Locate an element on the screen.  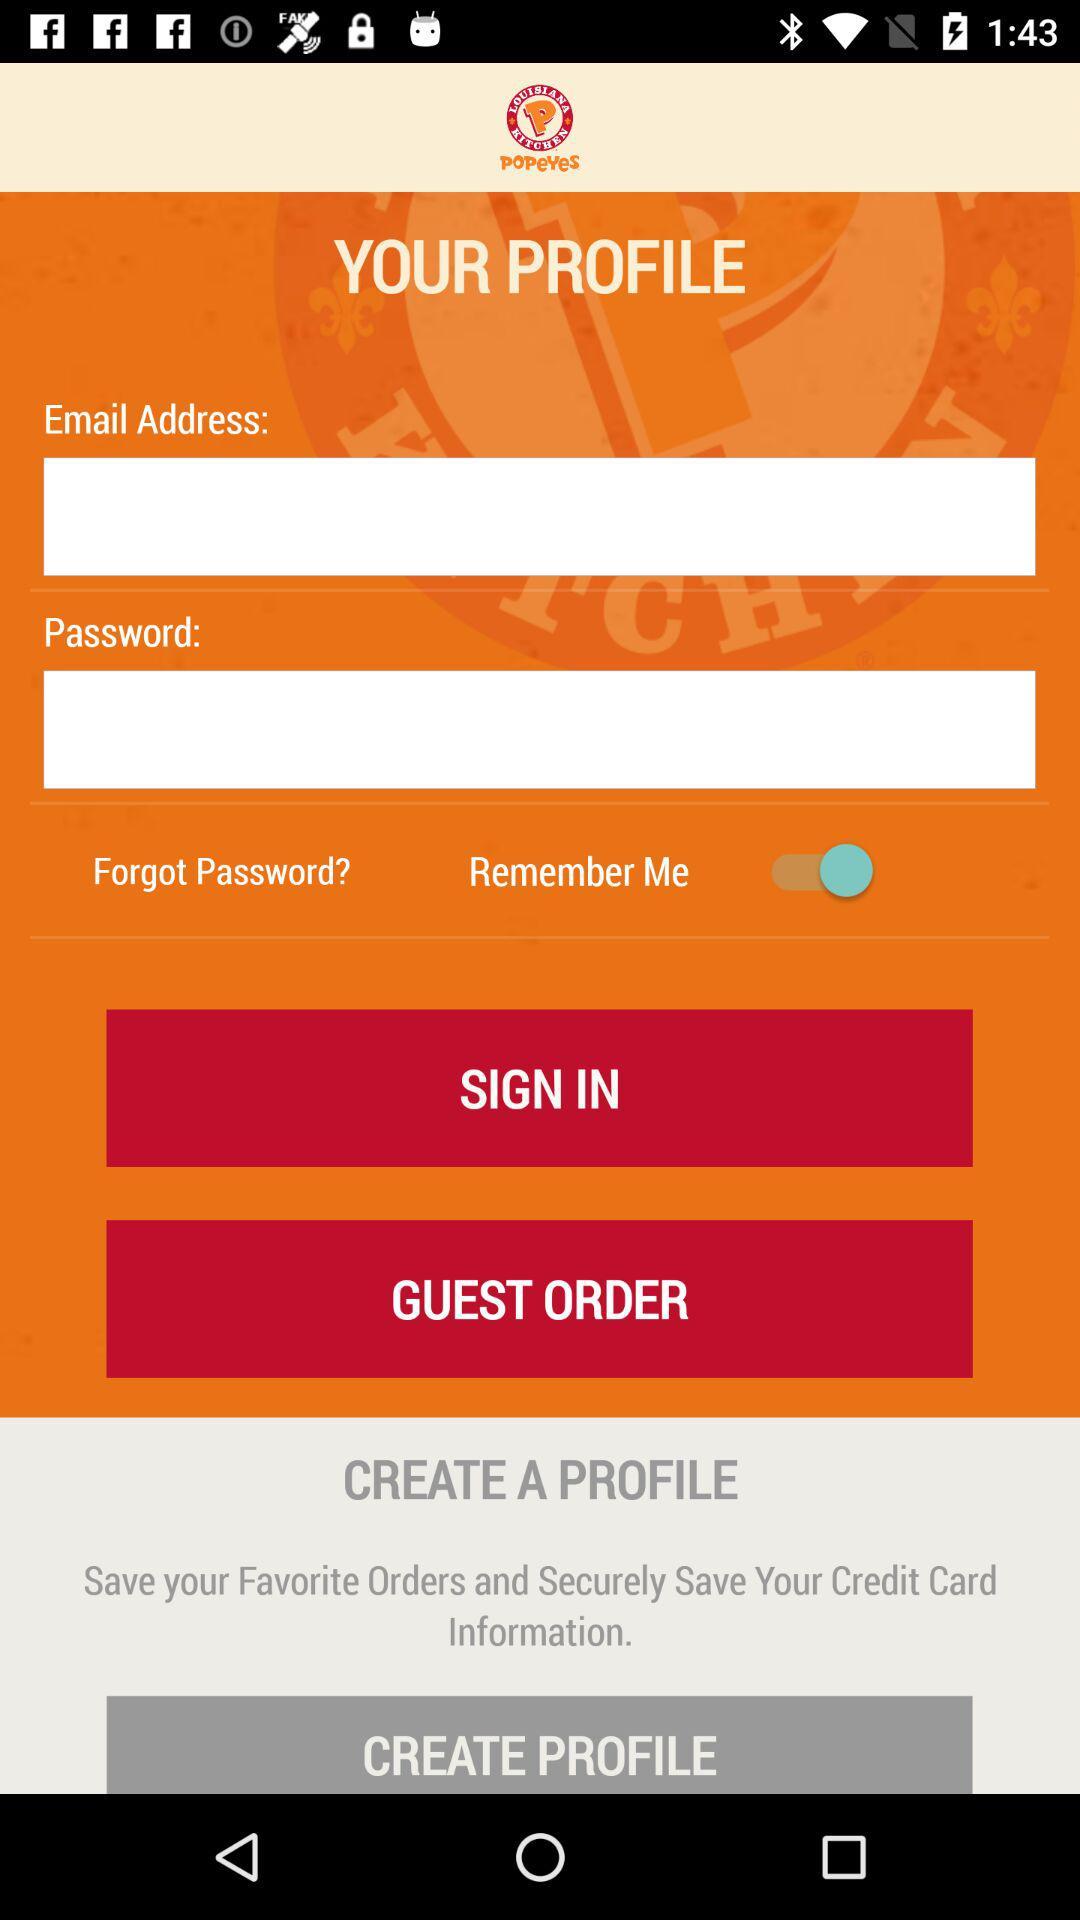
the guest order icon is located at coordinates (538, 1298).